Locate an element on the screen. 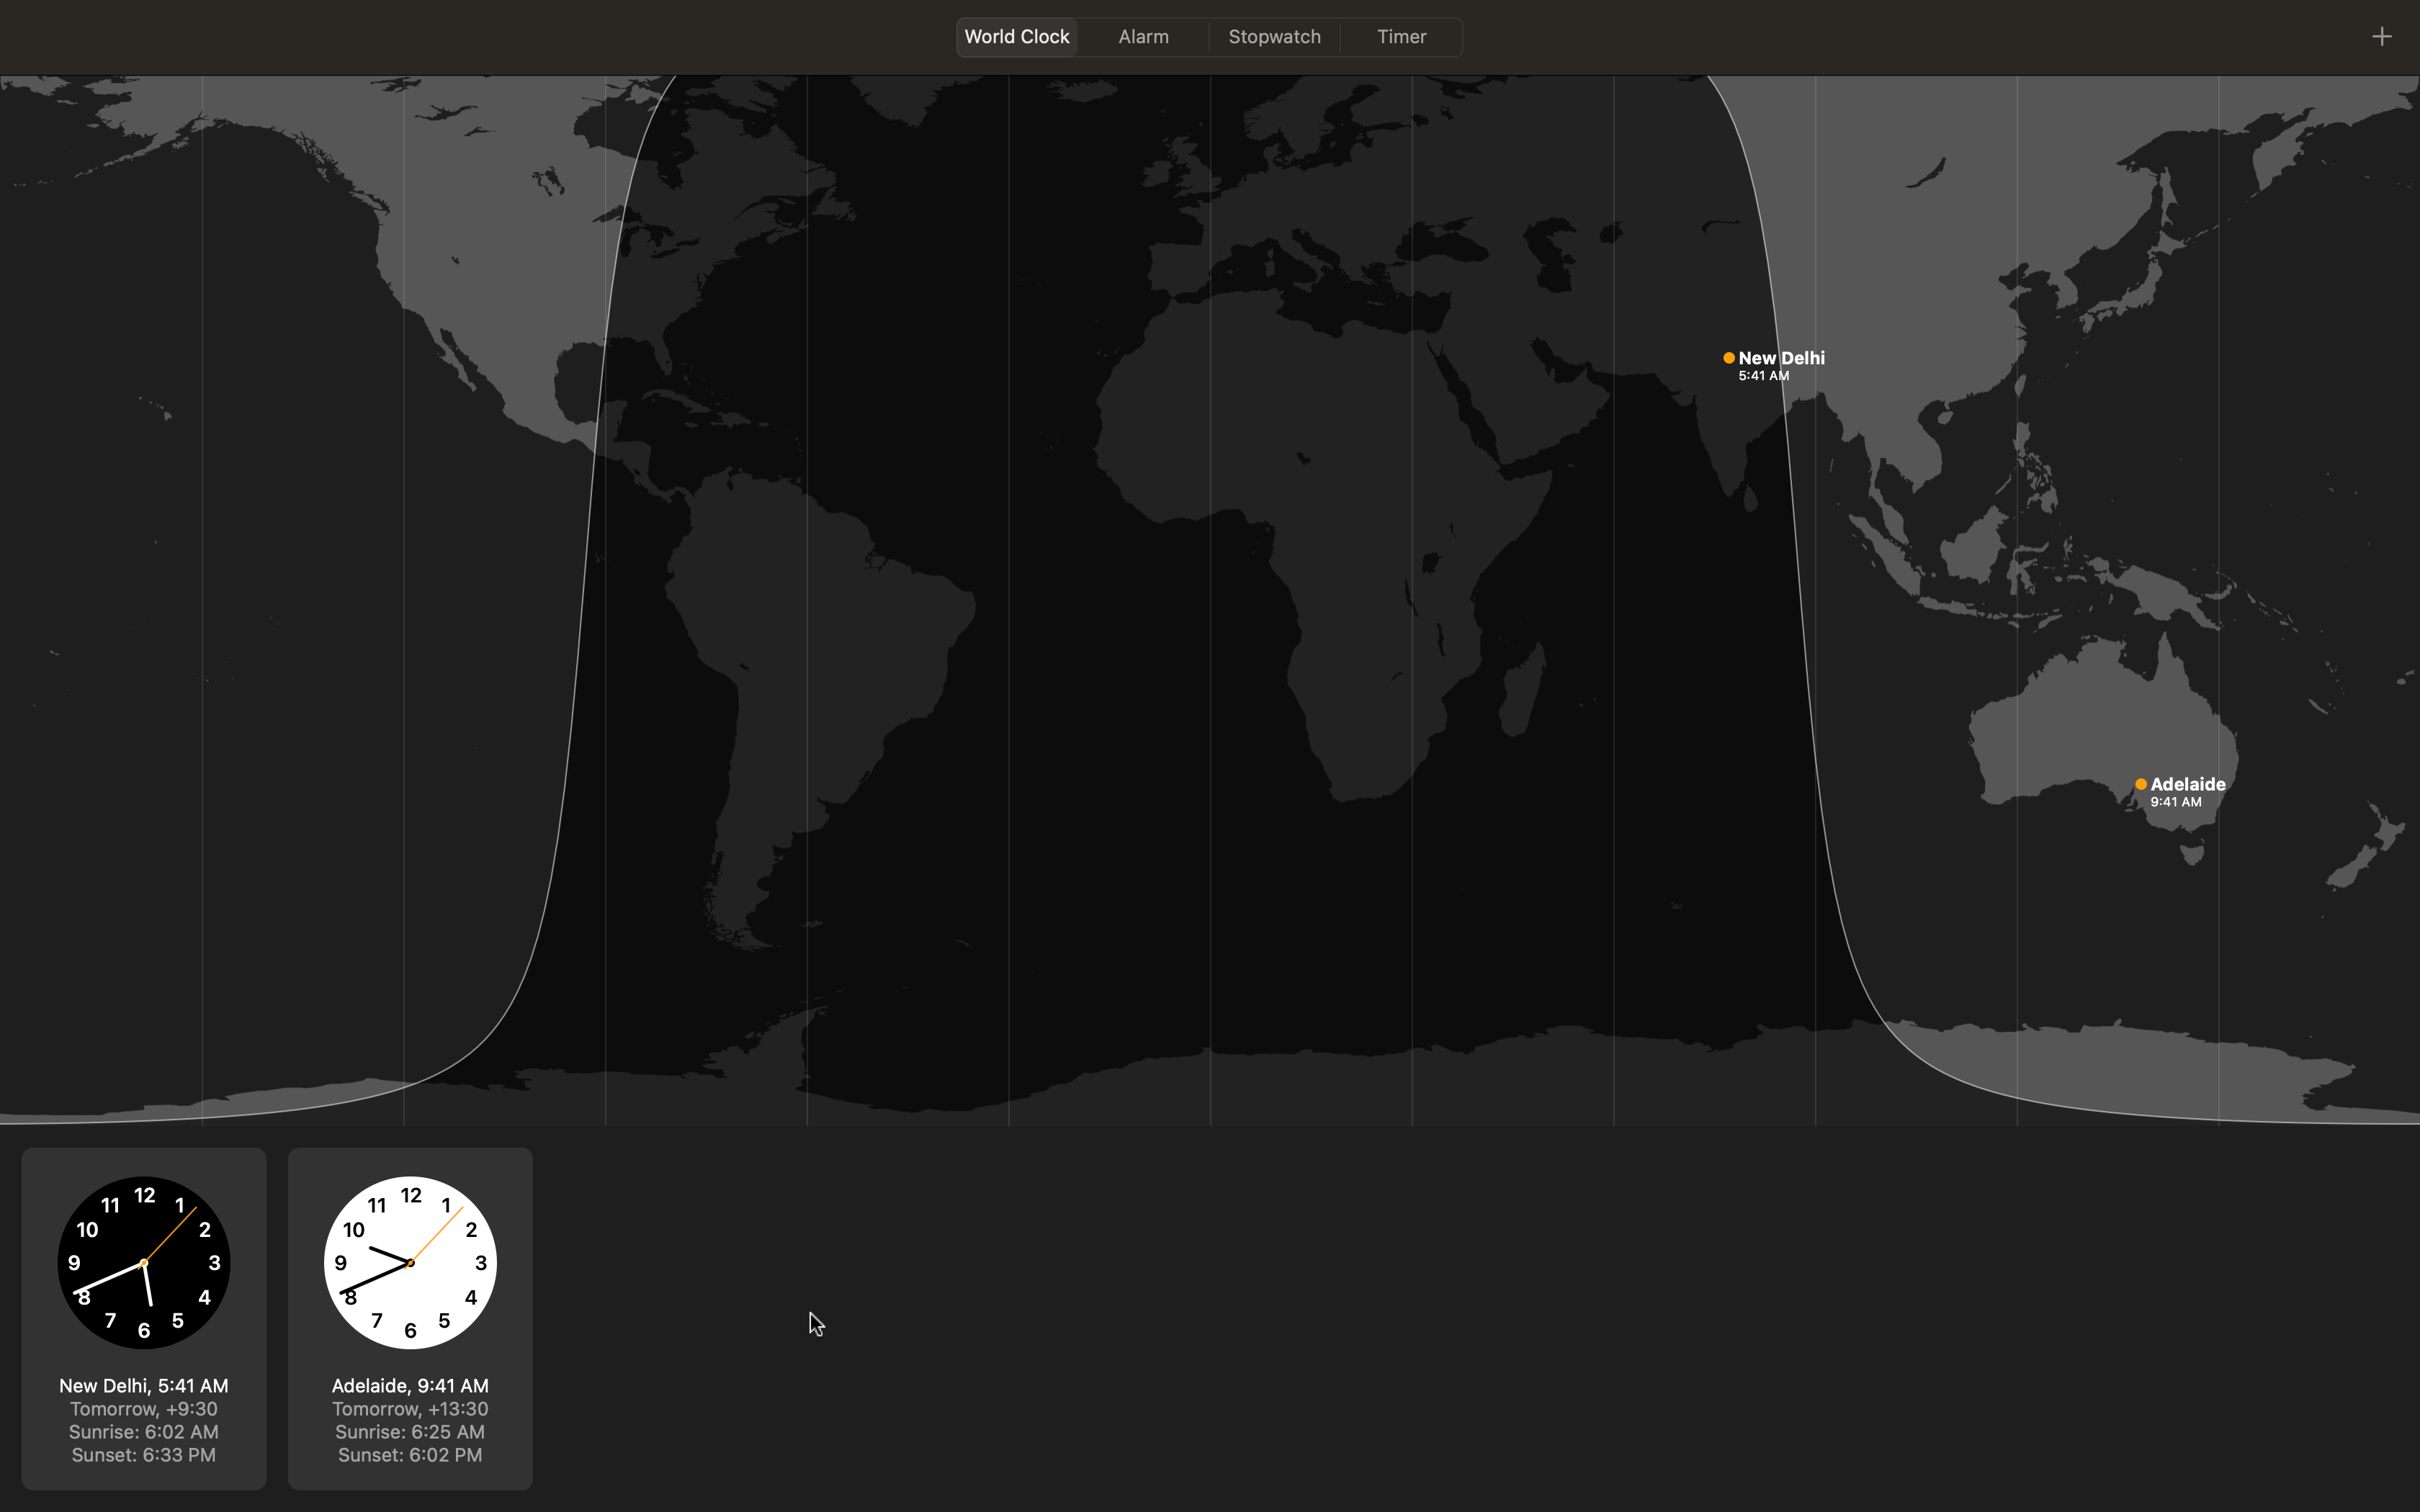  Search Rio de Janeiro to add after hitting + button is located at coordinates (2381, 33).